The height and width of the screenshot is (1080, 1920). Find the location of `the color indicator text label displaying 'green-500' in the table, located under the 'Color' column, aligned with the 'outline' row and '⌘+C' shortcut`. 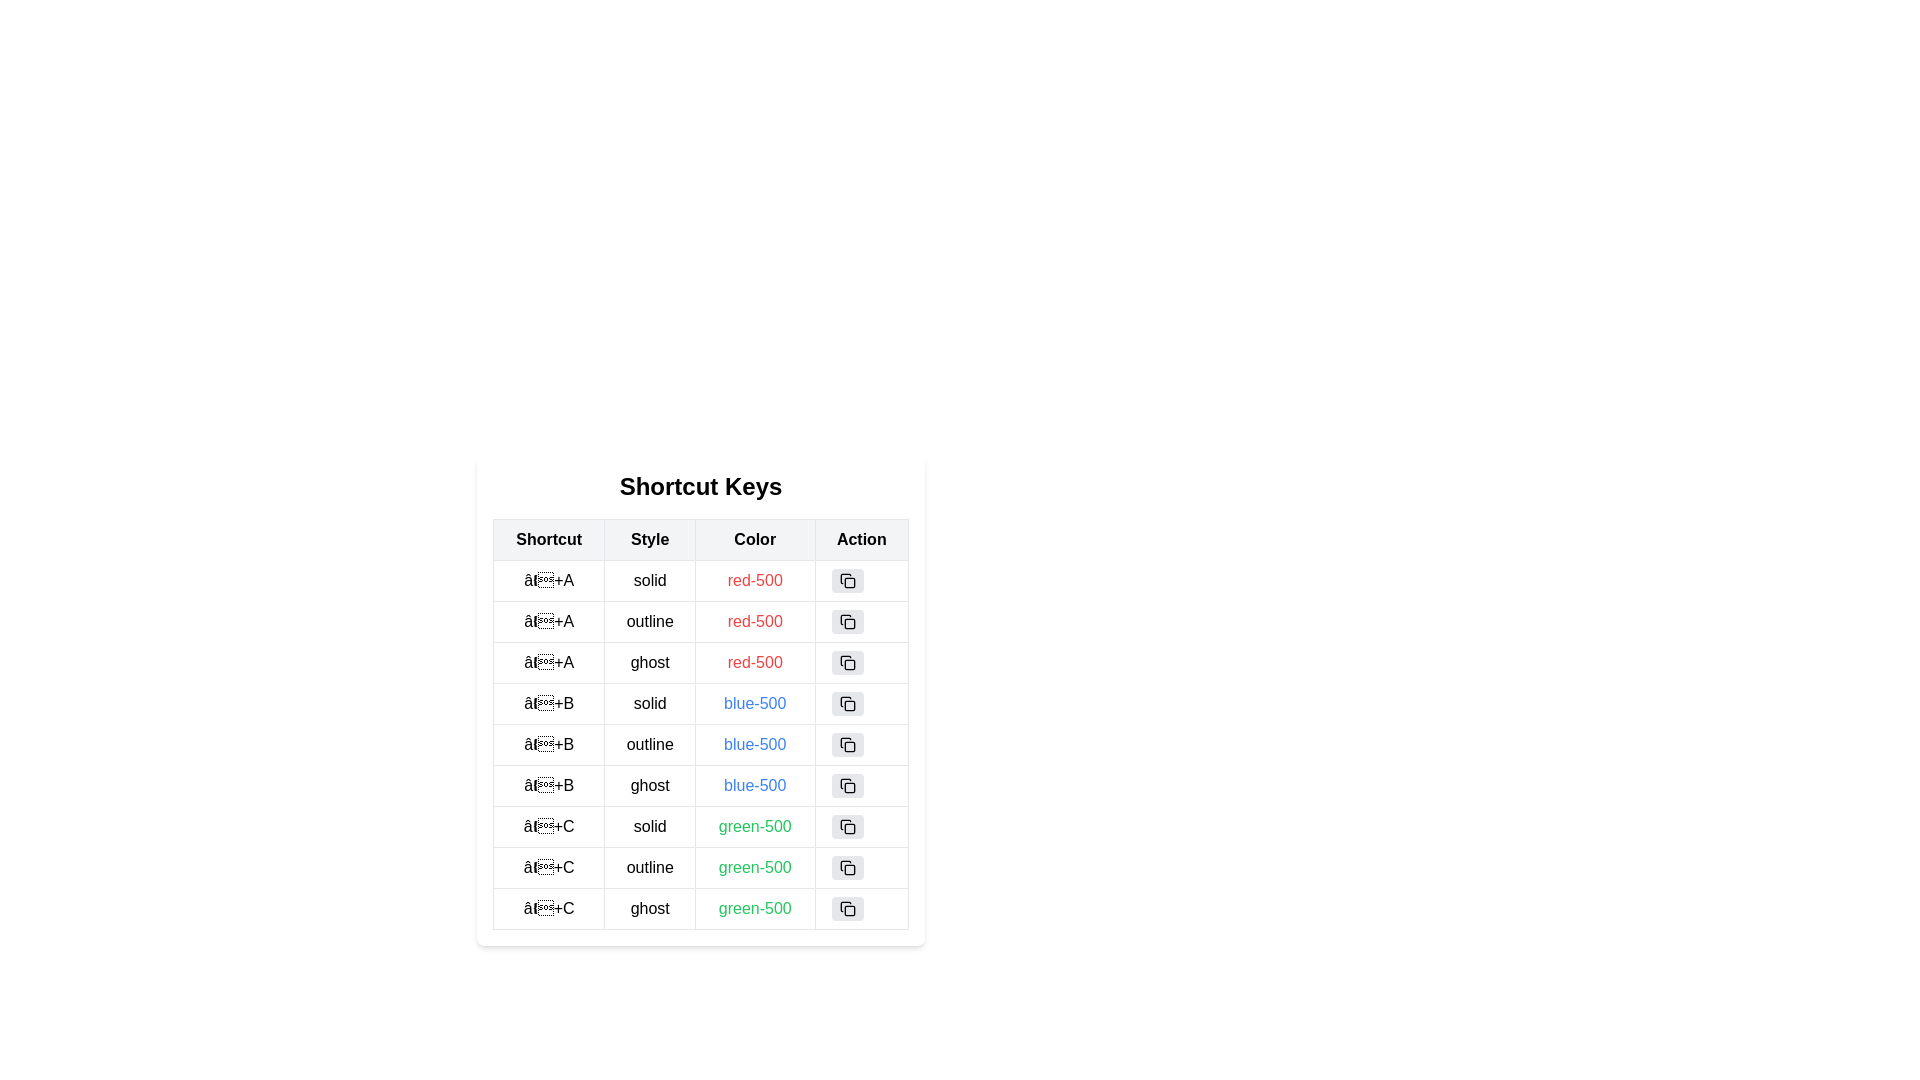

the color indicator text label displaying 'green-500' in the table, located under the 'Color' column, aligned with the 'outline' row and '⌘+C' shortcut is located at coordinates (754, 866).